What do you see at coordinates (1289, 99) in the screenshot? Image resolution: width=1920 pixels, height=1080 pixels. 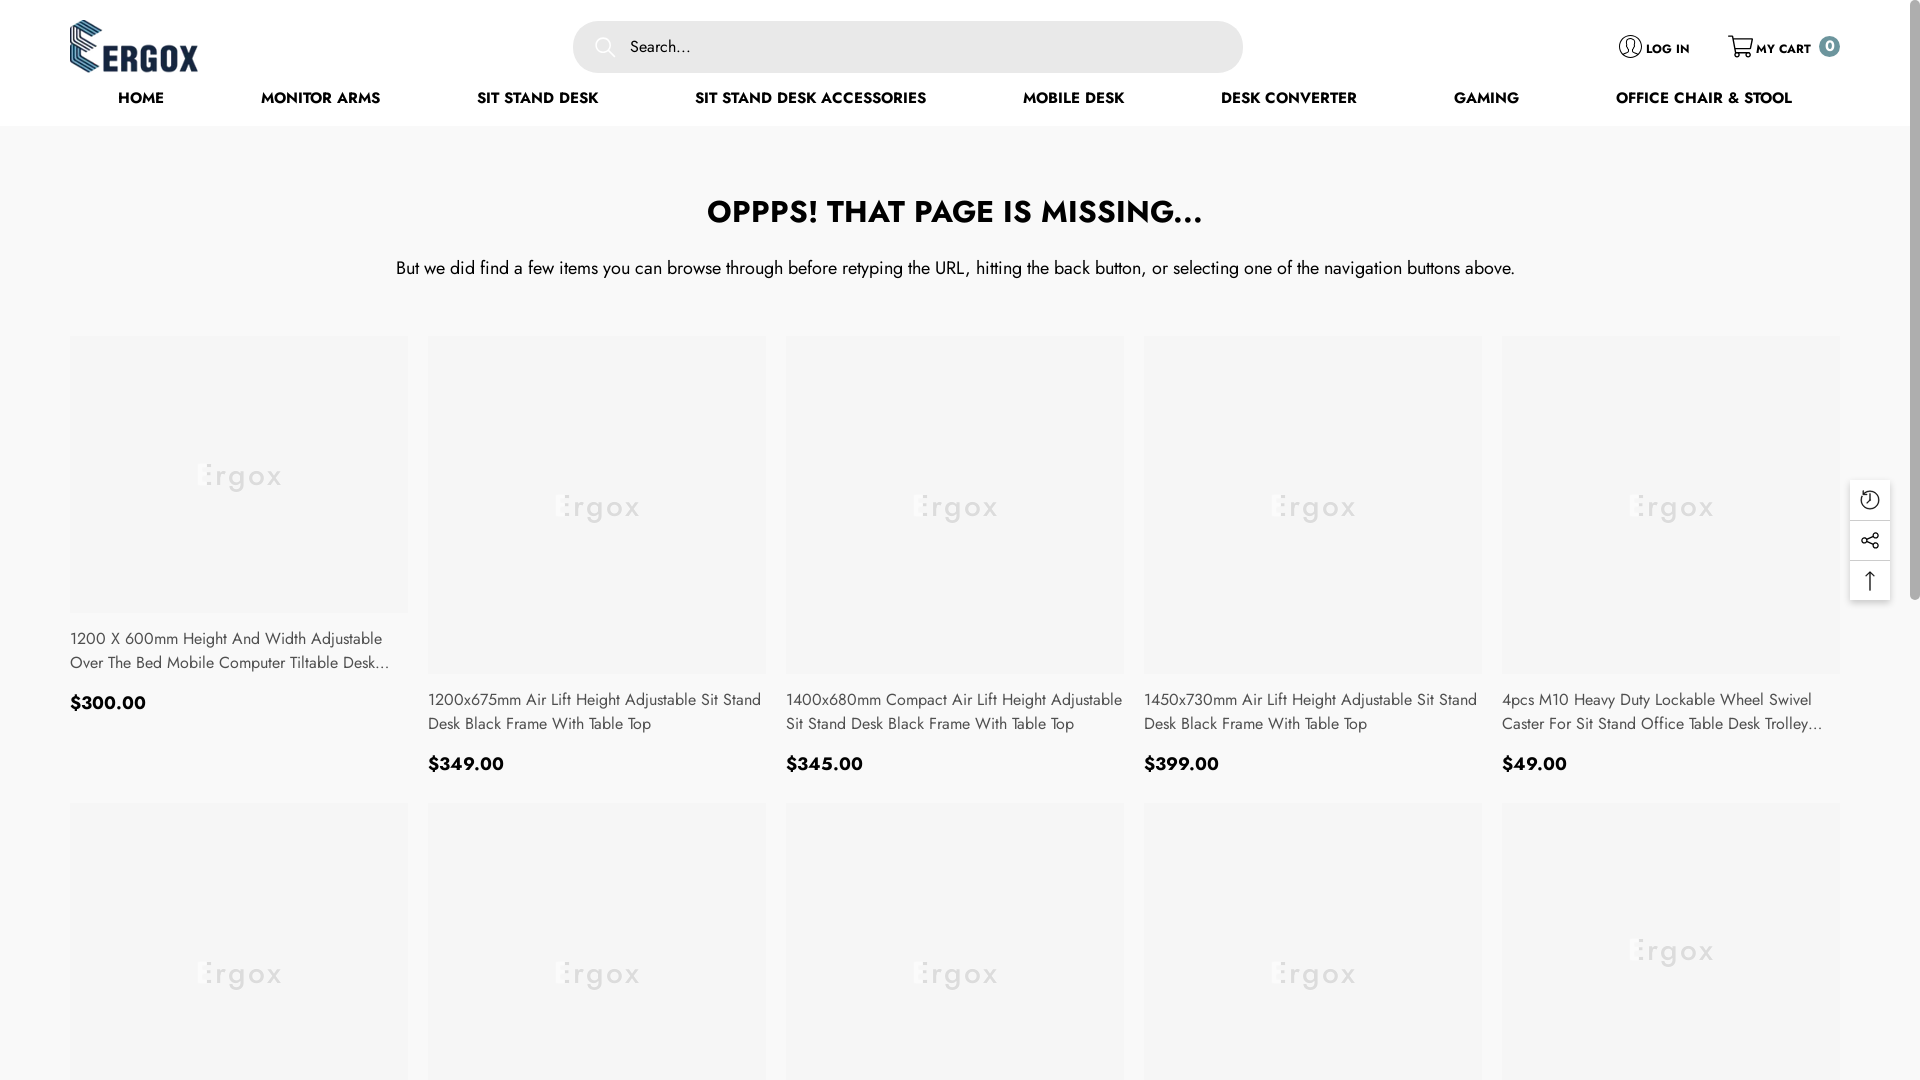 I see `'DESK CONVERTER'` at bounding box center [1289, 99].